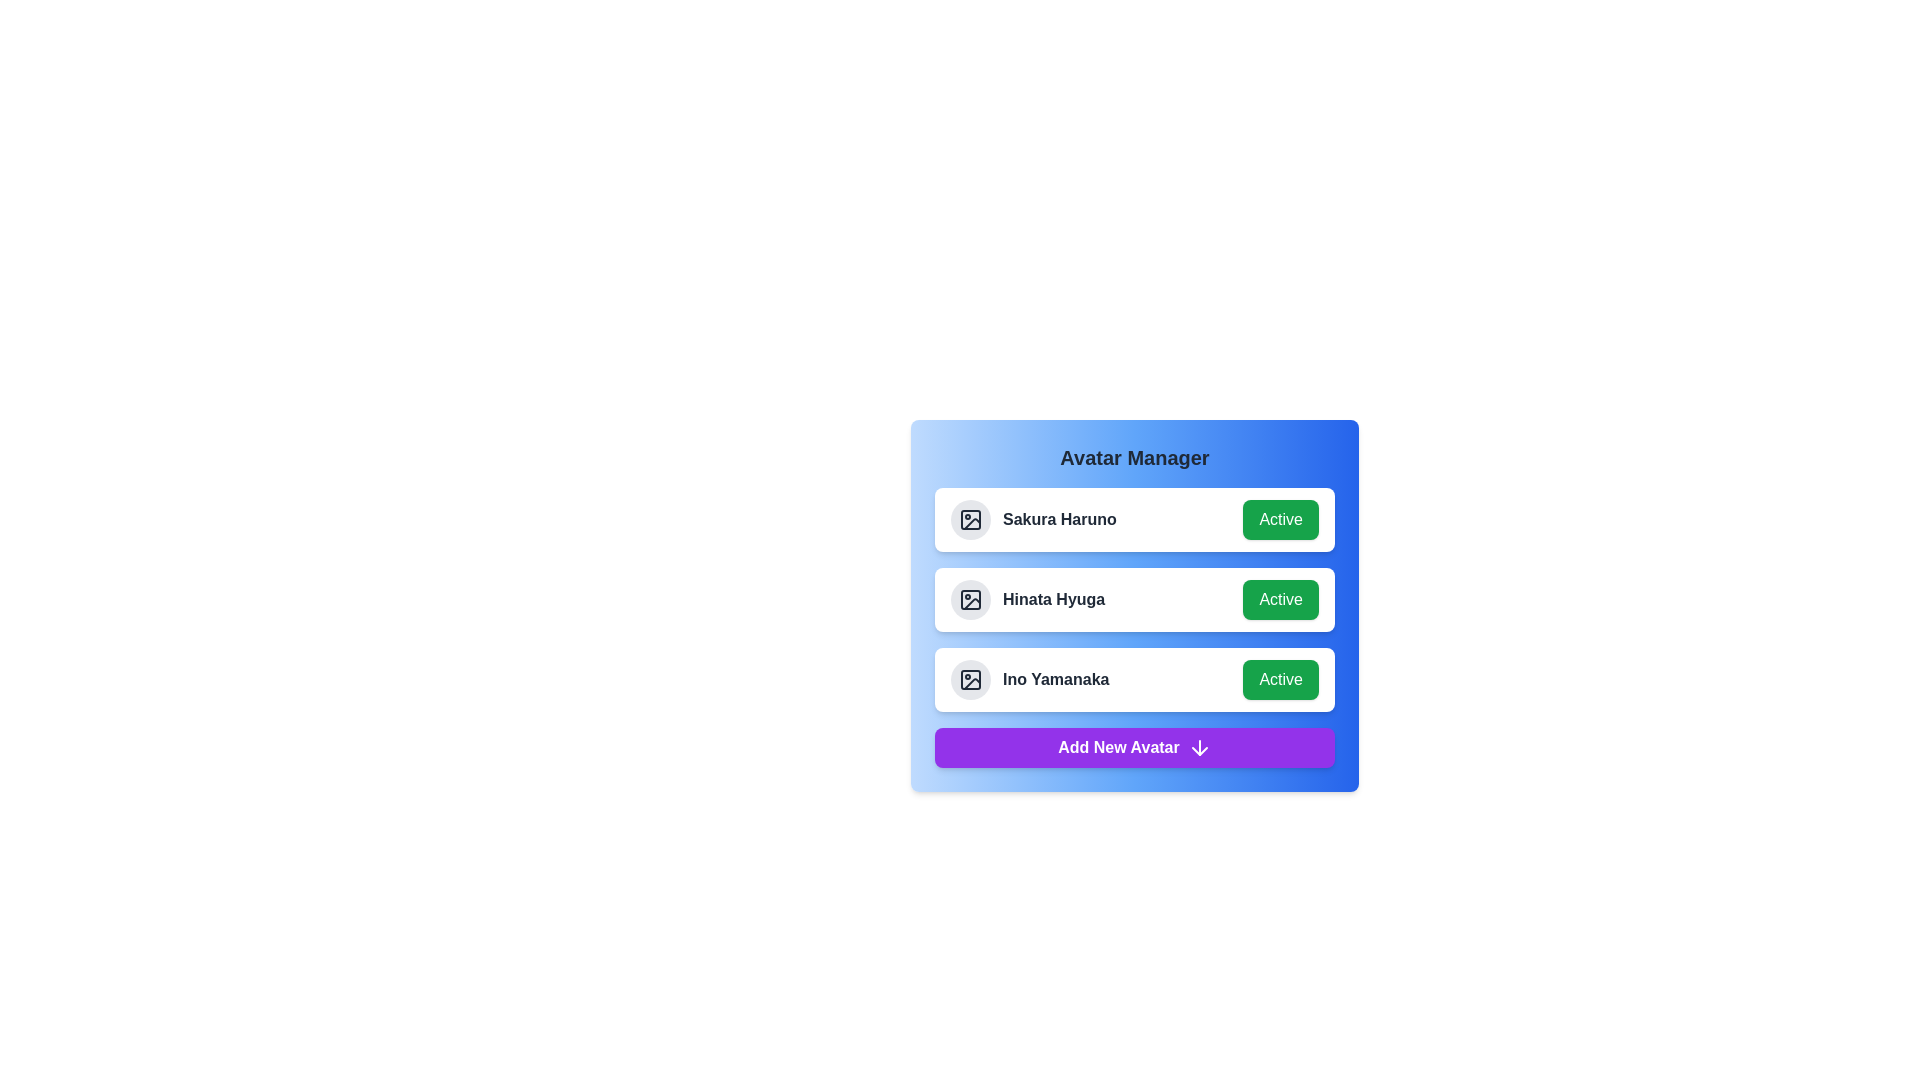 The height and width of the screenshot is (1080, 1920). I want to click on the Image placeholder icon located to the left of the text 'Hinata Hyuga' in the second row of the 'Avatar Manager' section, so click(970, 599).